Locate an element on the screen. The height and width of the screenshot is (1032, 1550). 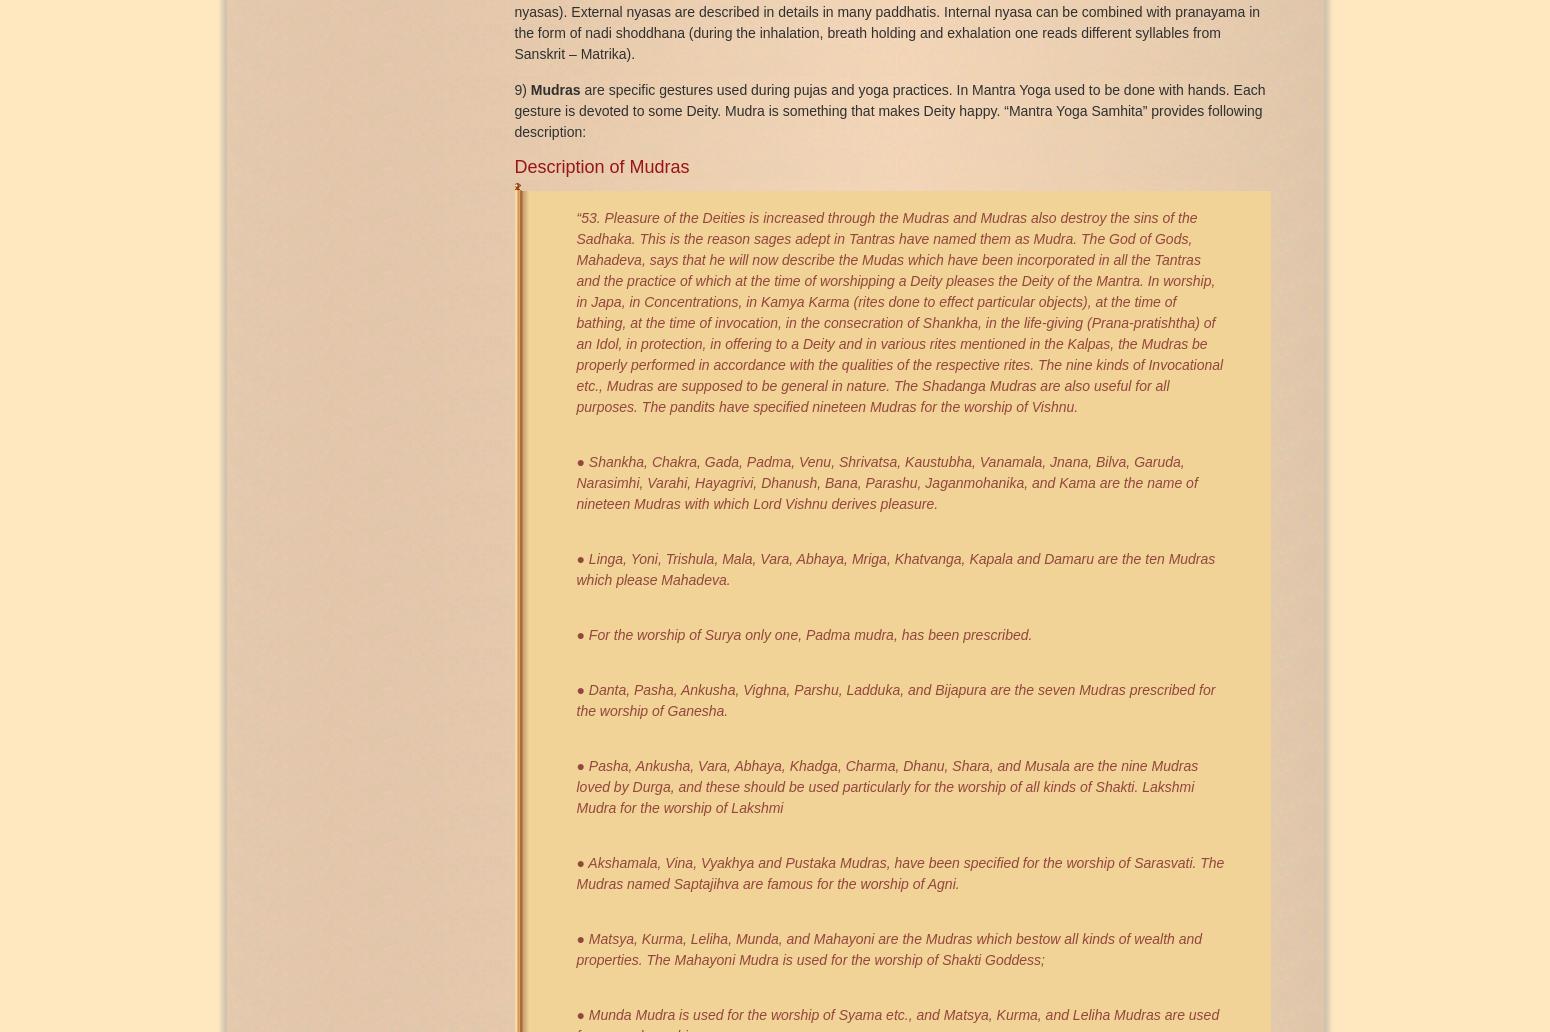
'Mudras' is located at coordinates (557, 88).